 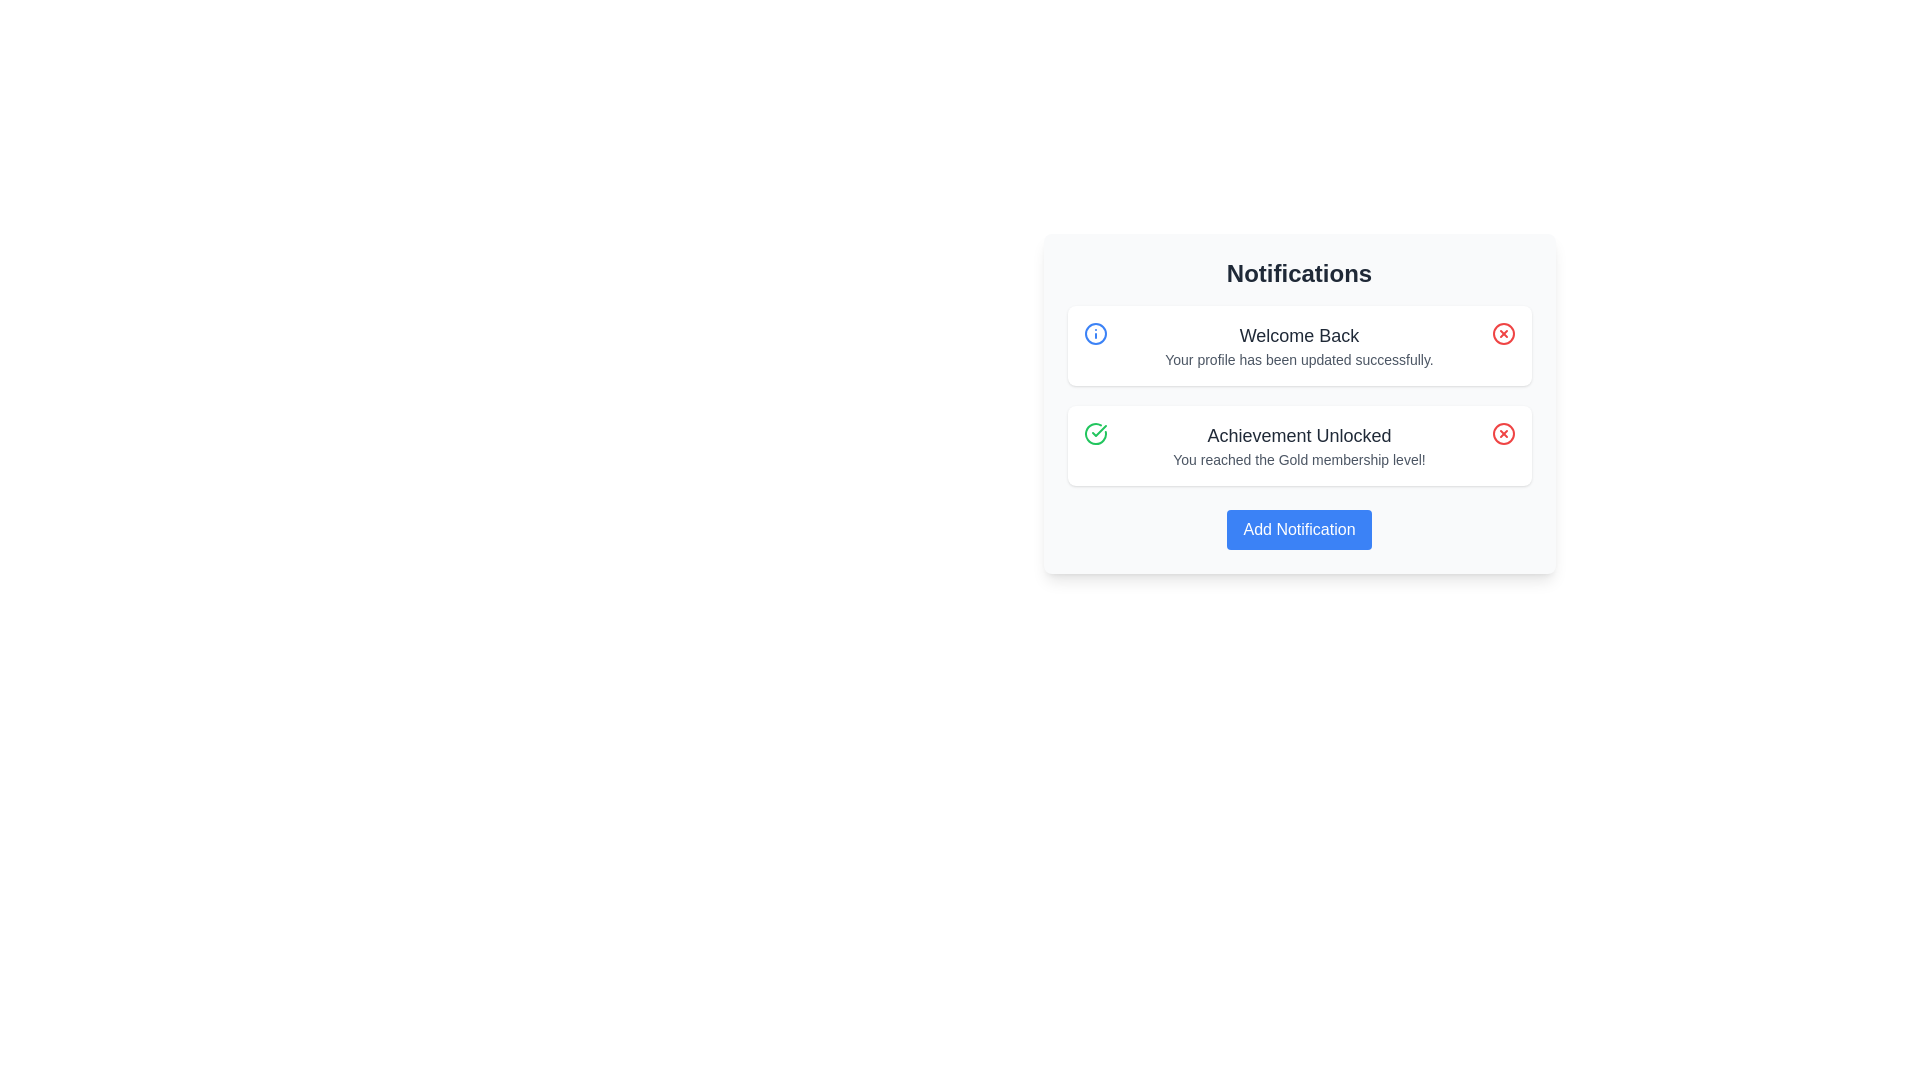 What do you see at coordinates (1299, 445) in the screenshot?
I see `the second notification card titled 'Achievement Unlocked' in the notification panel, which contains a green checkmark icon on the left and a red cross icon on the right` at bounding box center [1299, 445].